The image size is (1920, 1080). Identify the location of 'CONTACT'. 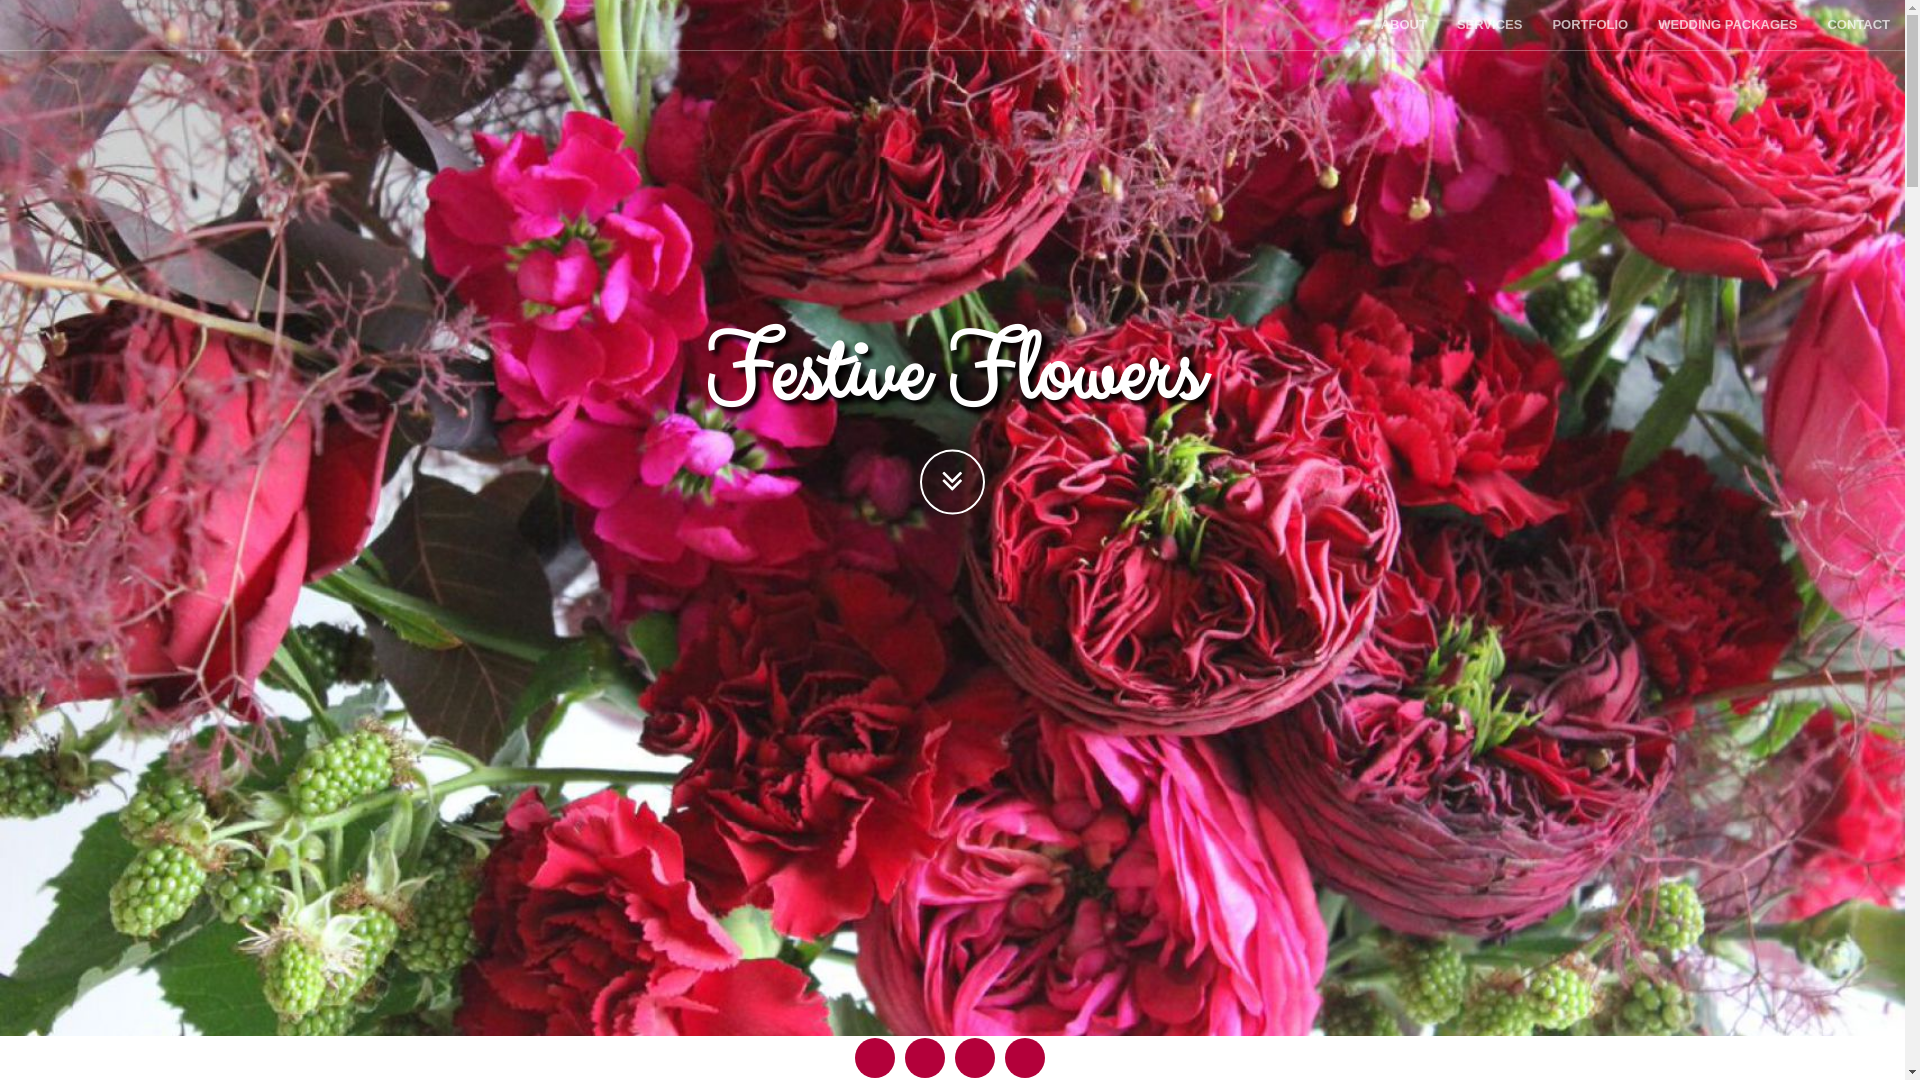
(1811, 24).